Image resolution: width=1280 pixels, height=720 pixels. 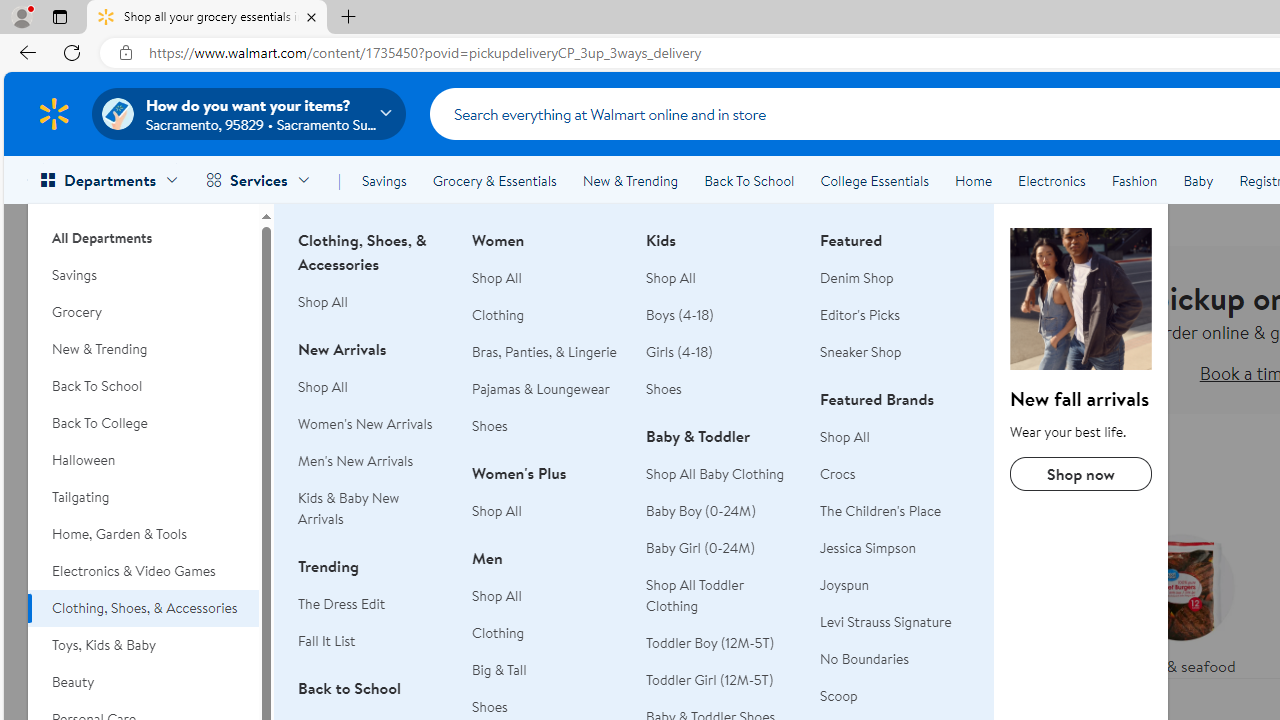 I want to click on 'Home, Garden & Tools', so click(x=142, y=533).